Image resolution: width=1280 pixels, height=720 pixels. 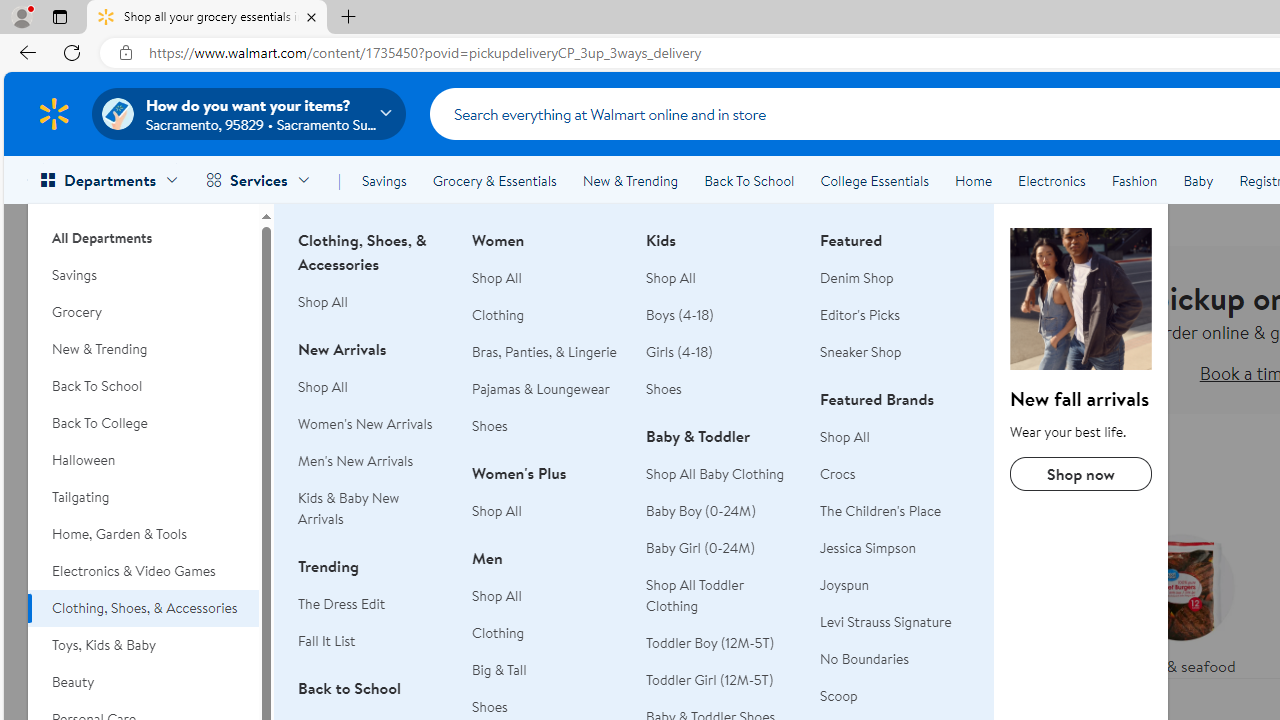 I want to click on 'Home, Garden & Tools', so click(x=142, y=533).